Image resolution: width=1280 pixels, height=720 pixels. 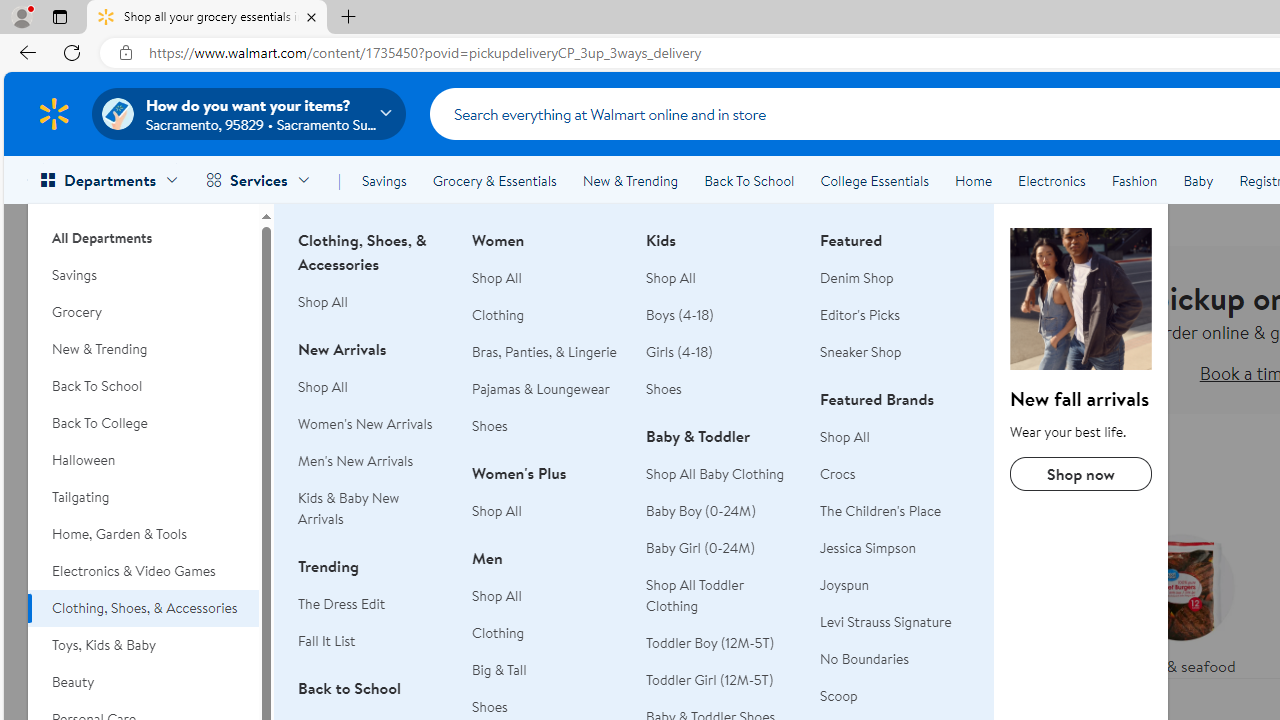 I want to click on 'Home, Garden & Tools', so click(x=142, y=533).